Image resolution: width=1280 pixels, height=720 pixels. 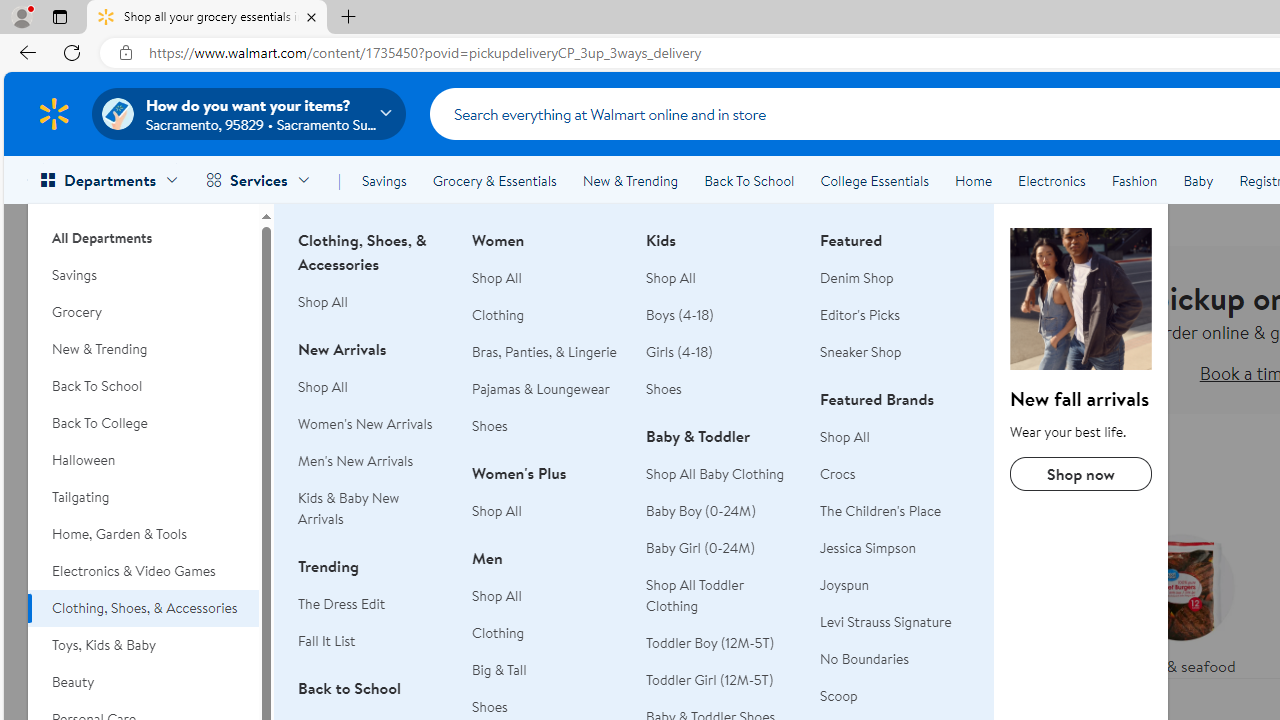 I want to click on 'Home, Garden & Tools', so click(x=142, y=533).